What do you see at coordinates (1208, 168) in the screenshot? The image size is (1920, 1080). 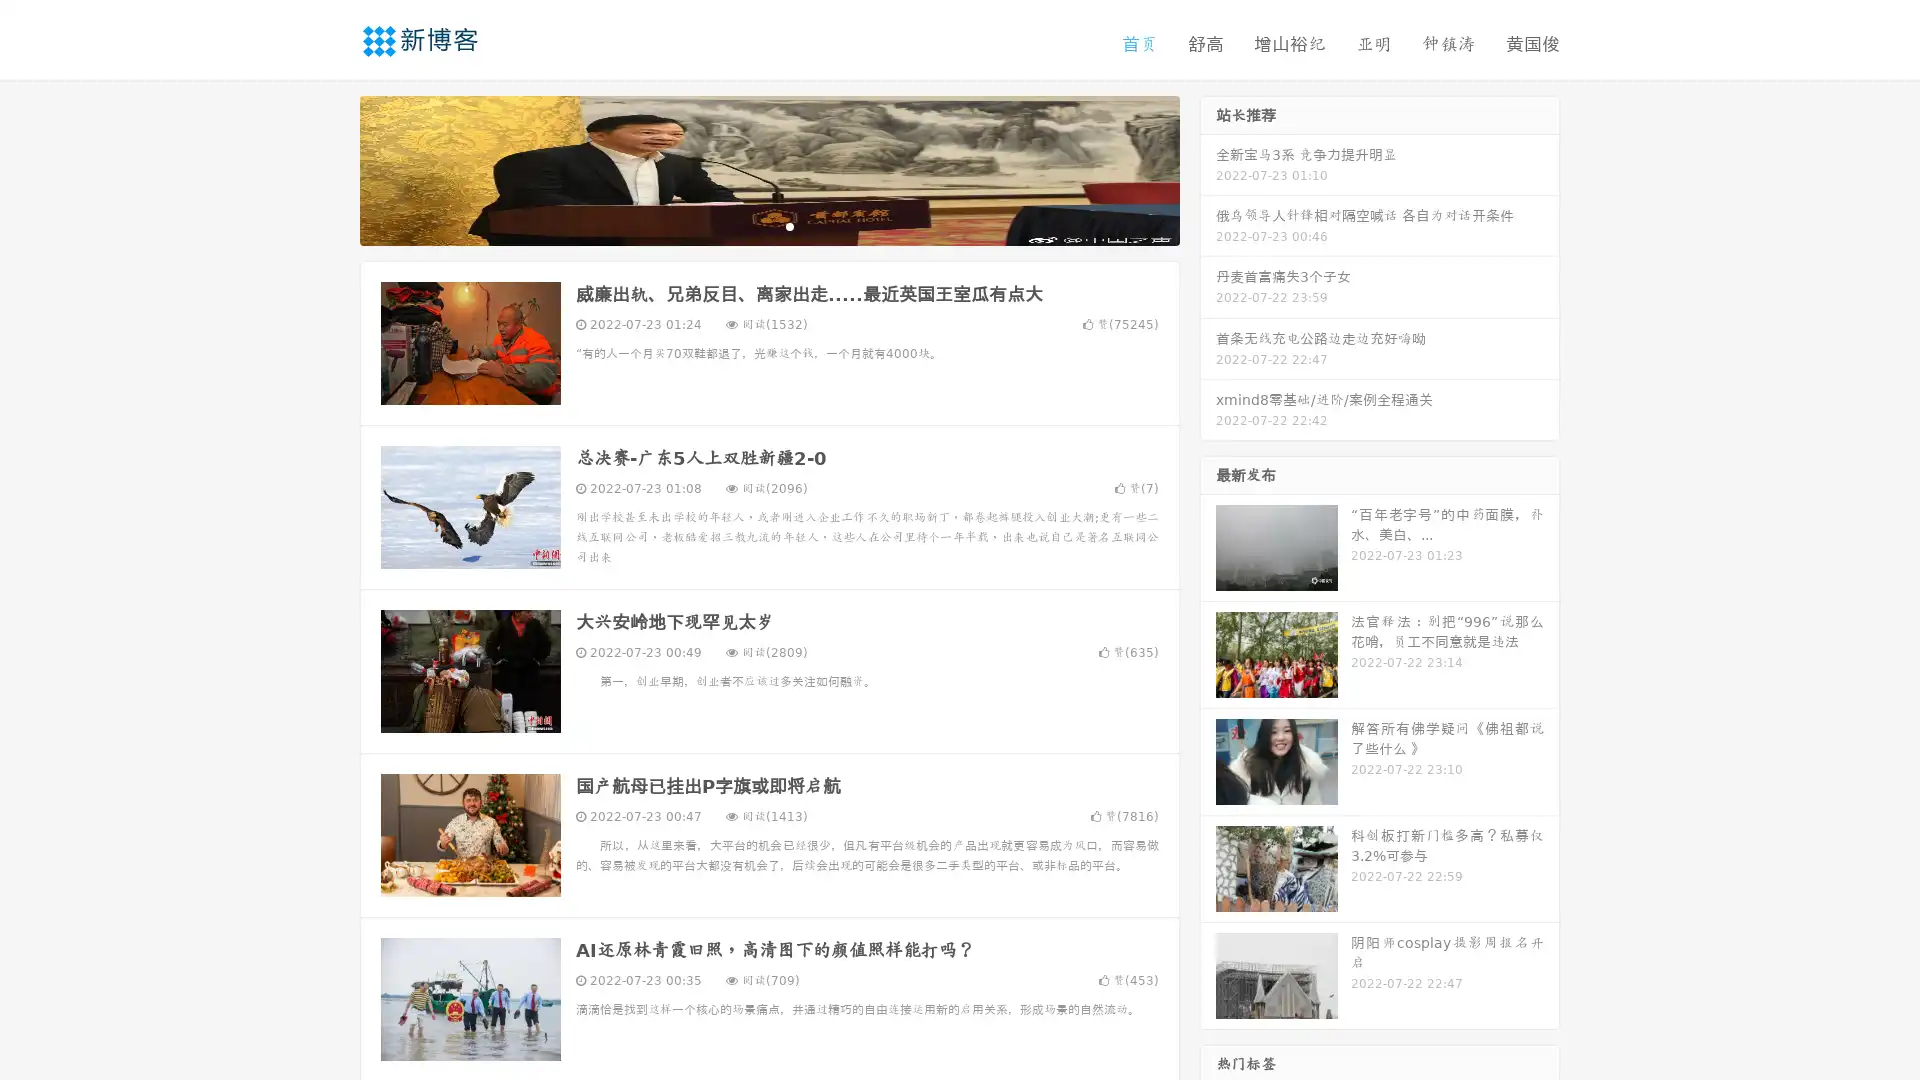 I see `Next slide` at bounding box center [1208, 168].